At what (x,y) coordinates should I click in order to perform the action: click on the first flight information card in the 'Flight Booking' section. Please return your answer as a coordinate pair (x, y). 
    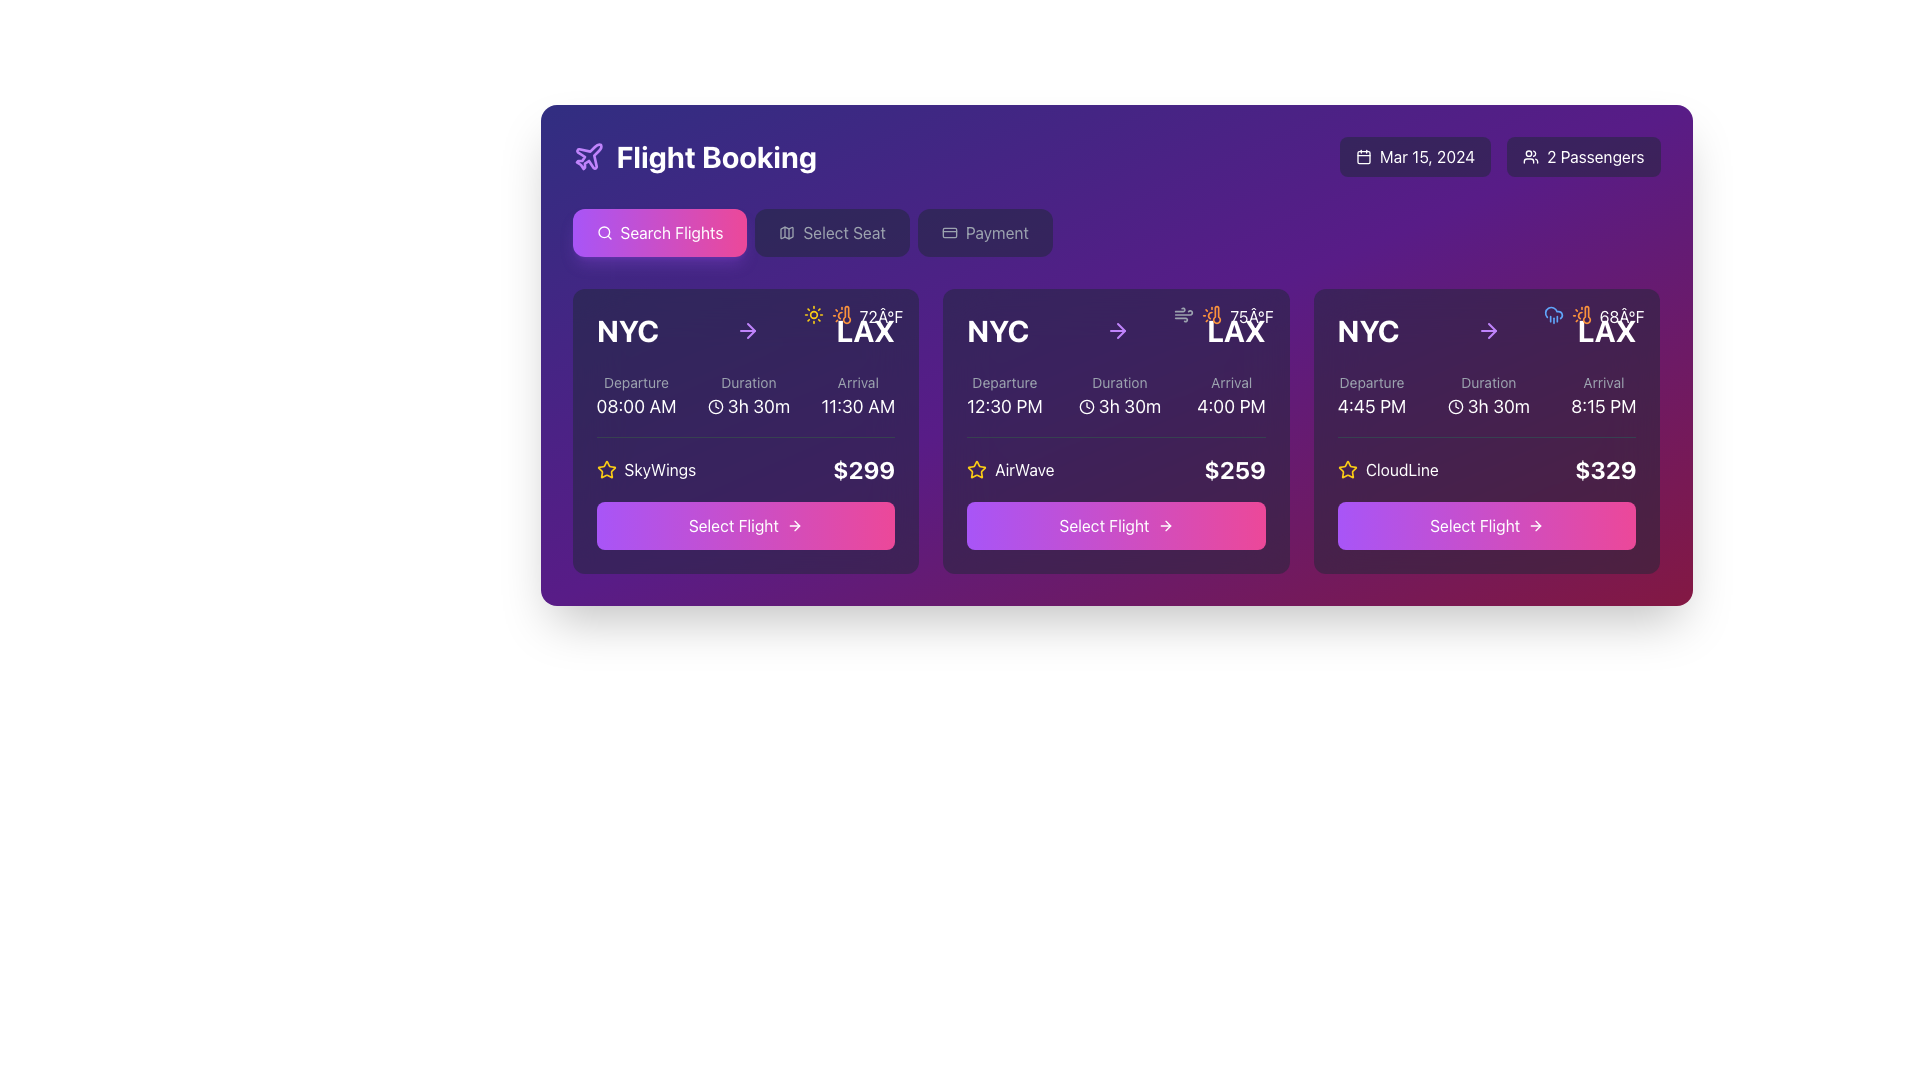
    Looking at the image, I should click on (744, 430).